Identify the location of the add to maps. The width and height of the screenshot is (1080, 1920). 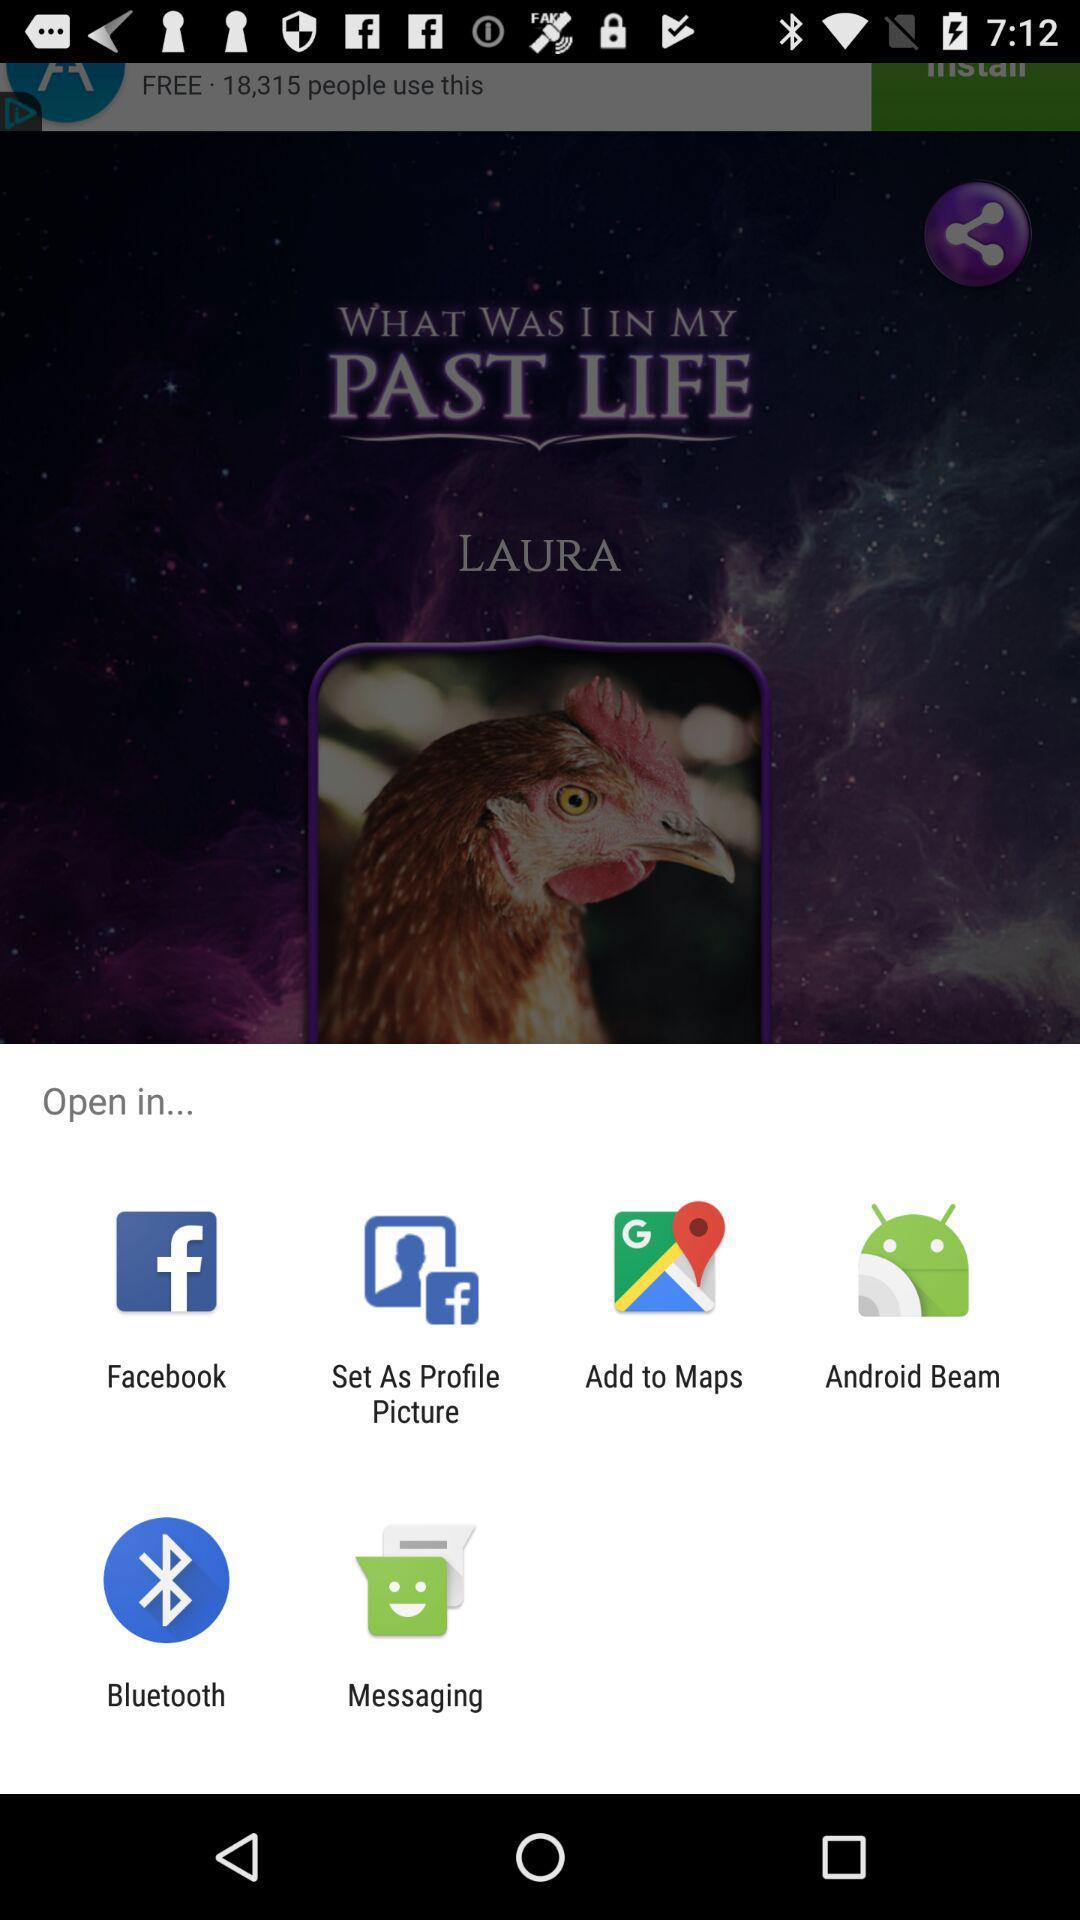
(664, 1392).